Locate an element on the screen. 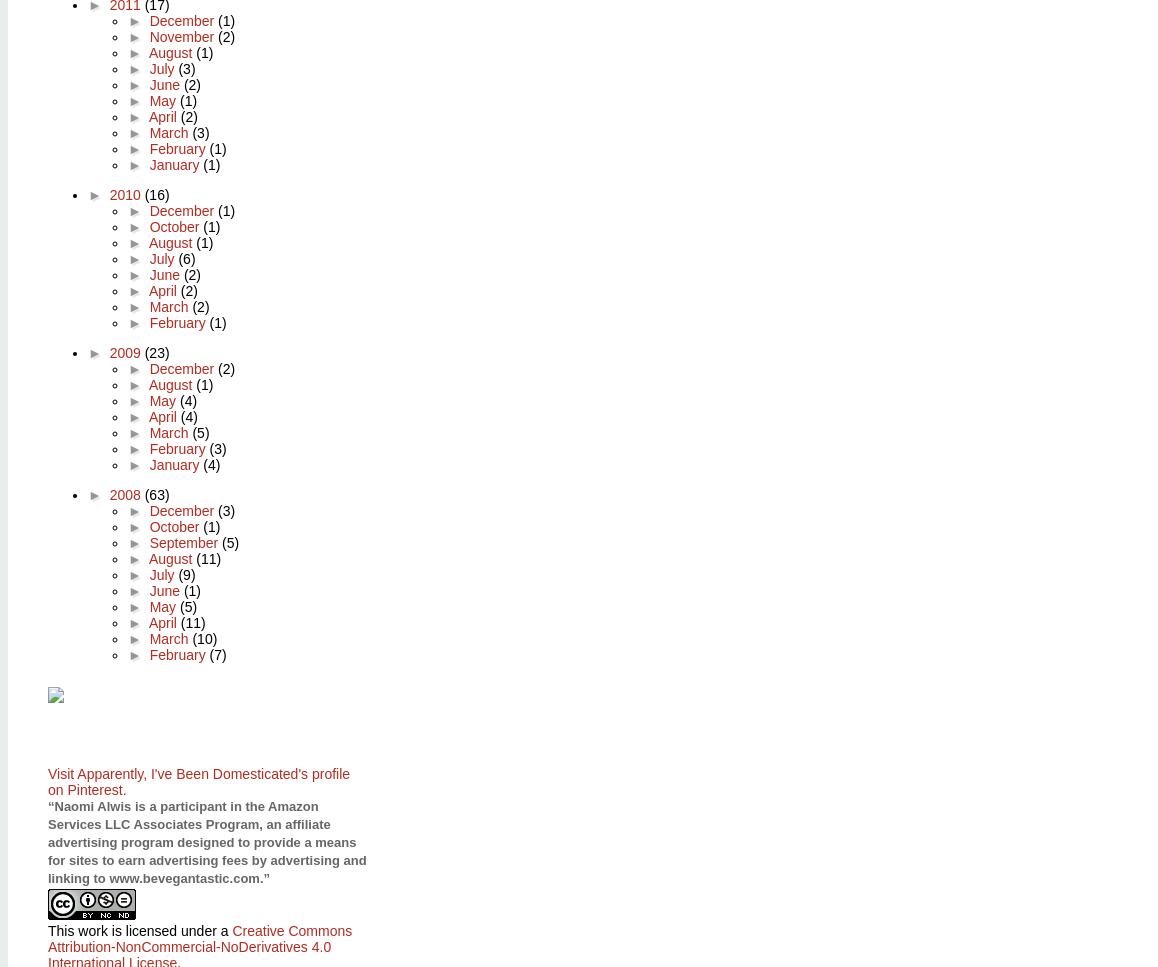 This screenshot has width=1158, height=967. '2008' is located at coordinates (125, 493).